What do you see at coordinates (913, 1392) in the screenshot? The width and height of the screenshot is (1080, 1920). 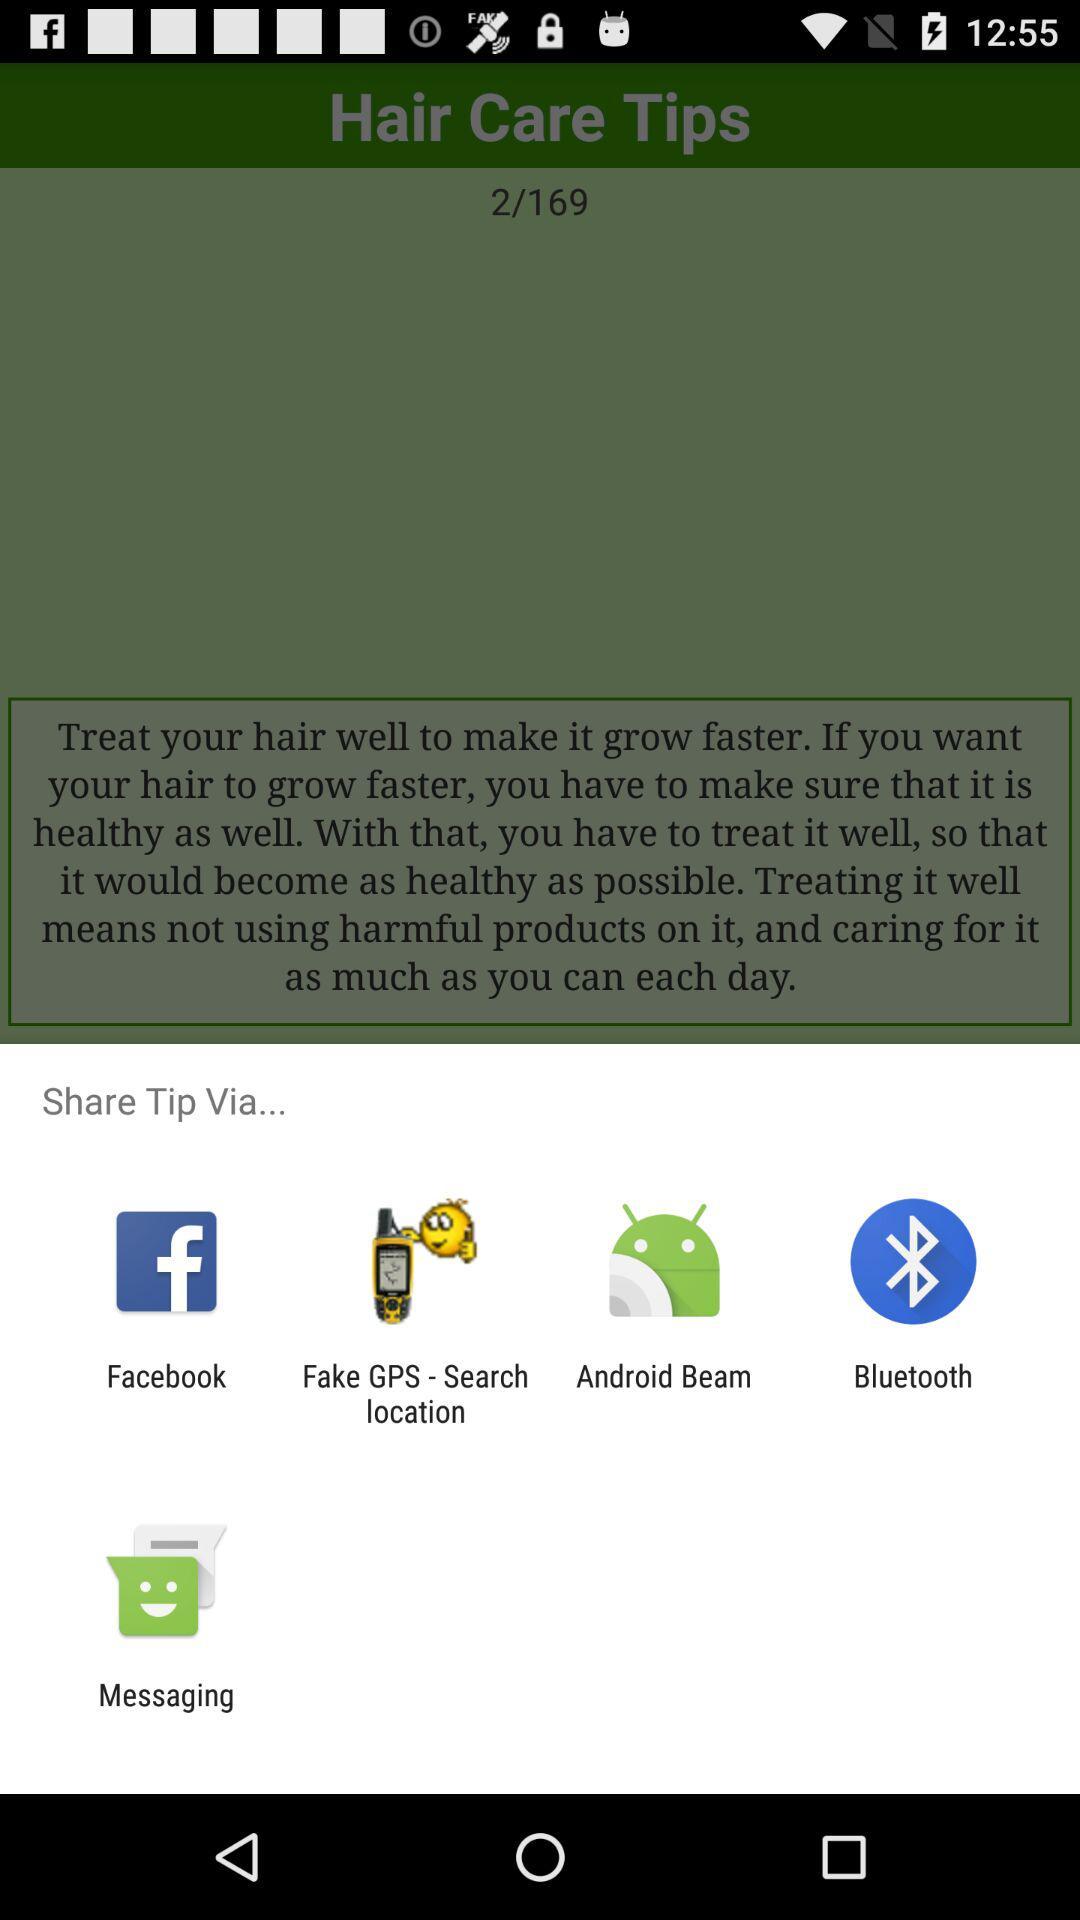 I see `the bluetooth item` at bounding box center [913, 1392].